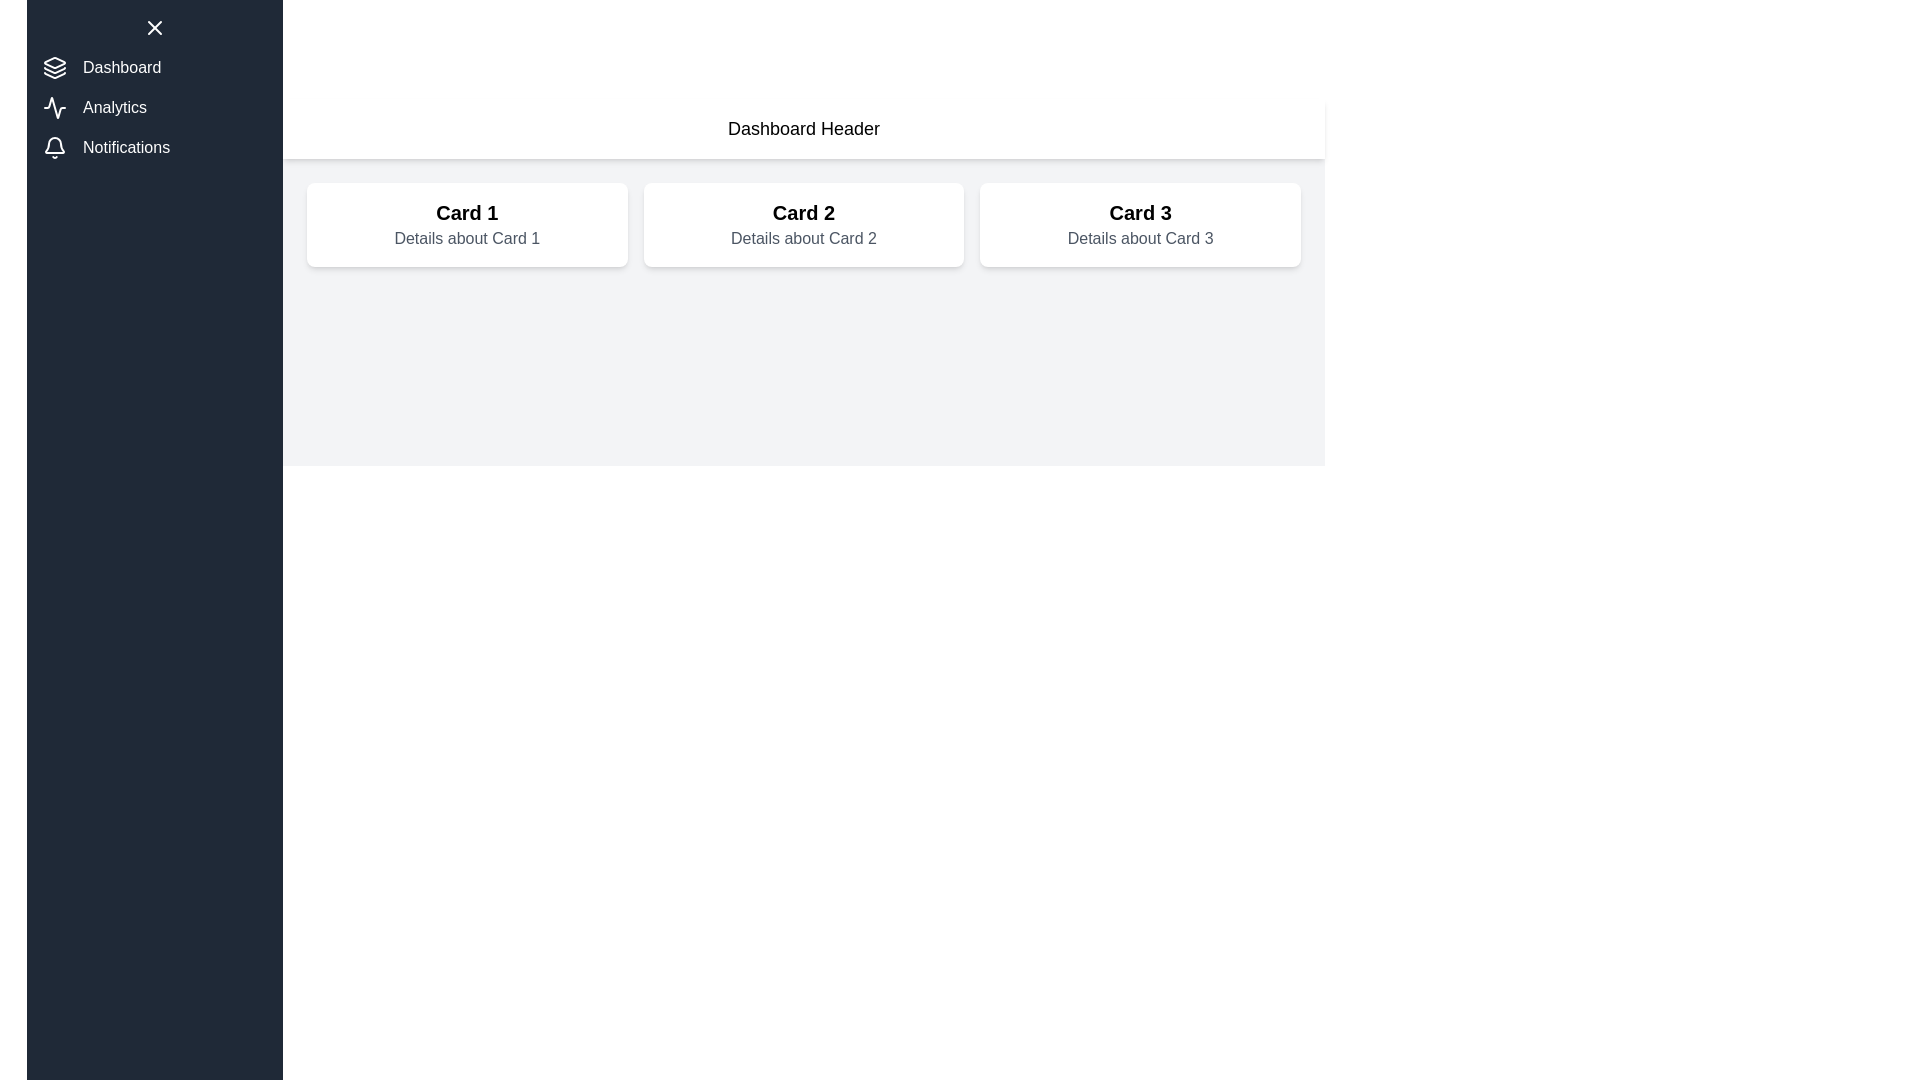 The height and width of the screenshot is (1080, 1920). Describe the element at coordinates (153, 27) in the screenshot. I see `the graphical close button icon located in the upper-left corner of the sidebar menu` at that location.